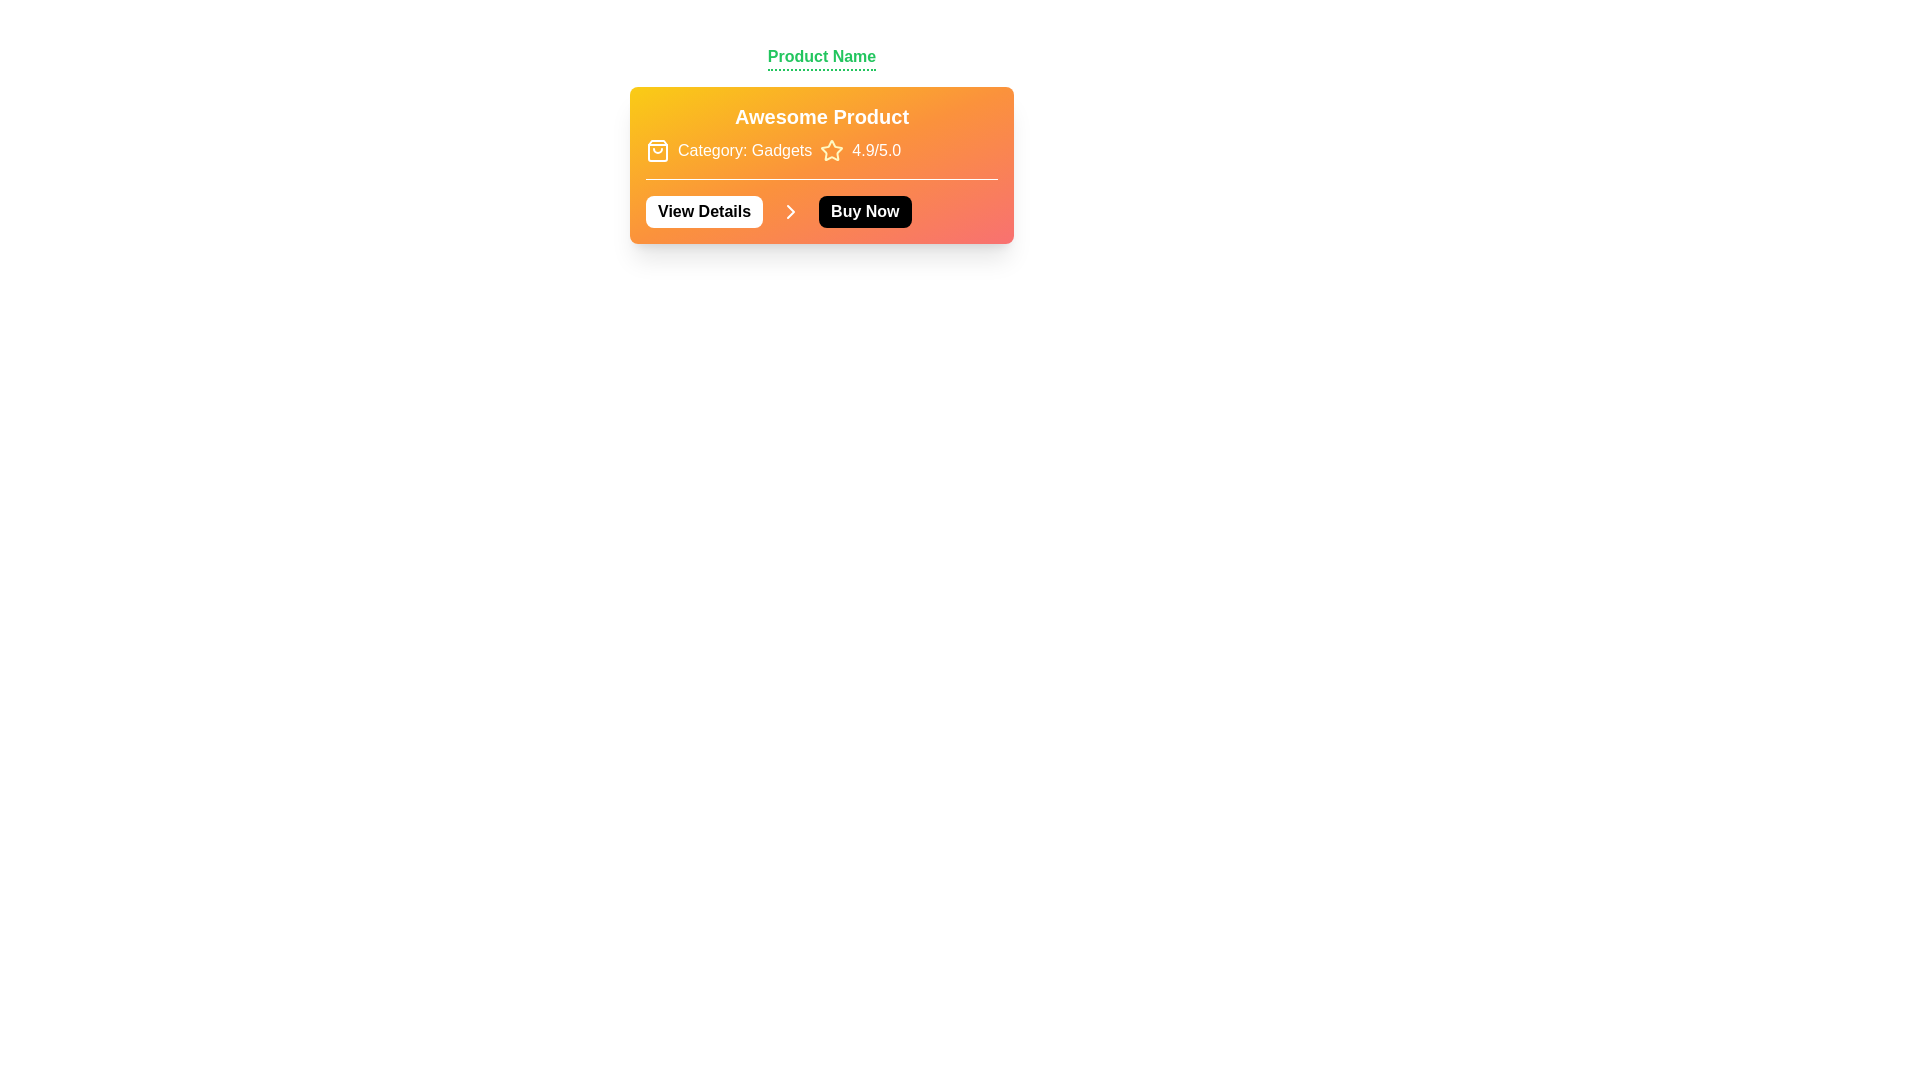 The width and height of the screenshot is (1920, 1080). I want to click on the 'View Details' button, which has a white background, black bold text, and rounded corners, to possibly reveal additional actions, so click(704, 212).